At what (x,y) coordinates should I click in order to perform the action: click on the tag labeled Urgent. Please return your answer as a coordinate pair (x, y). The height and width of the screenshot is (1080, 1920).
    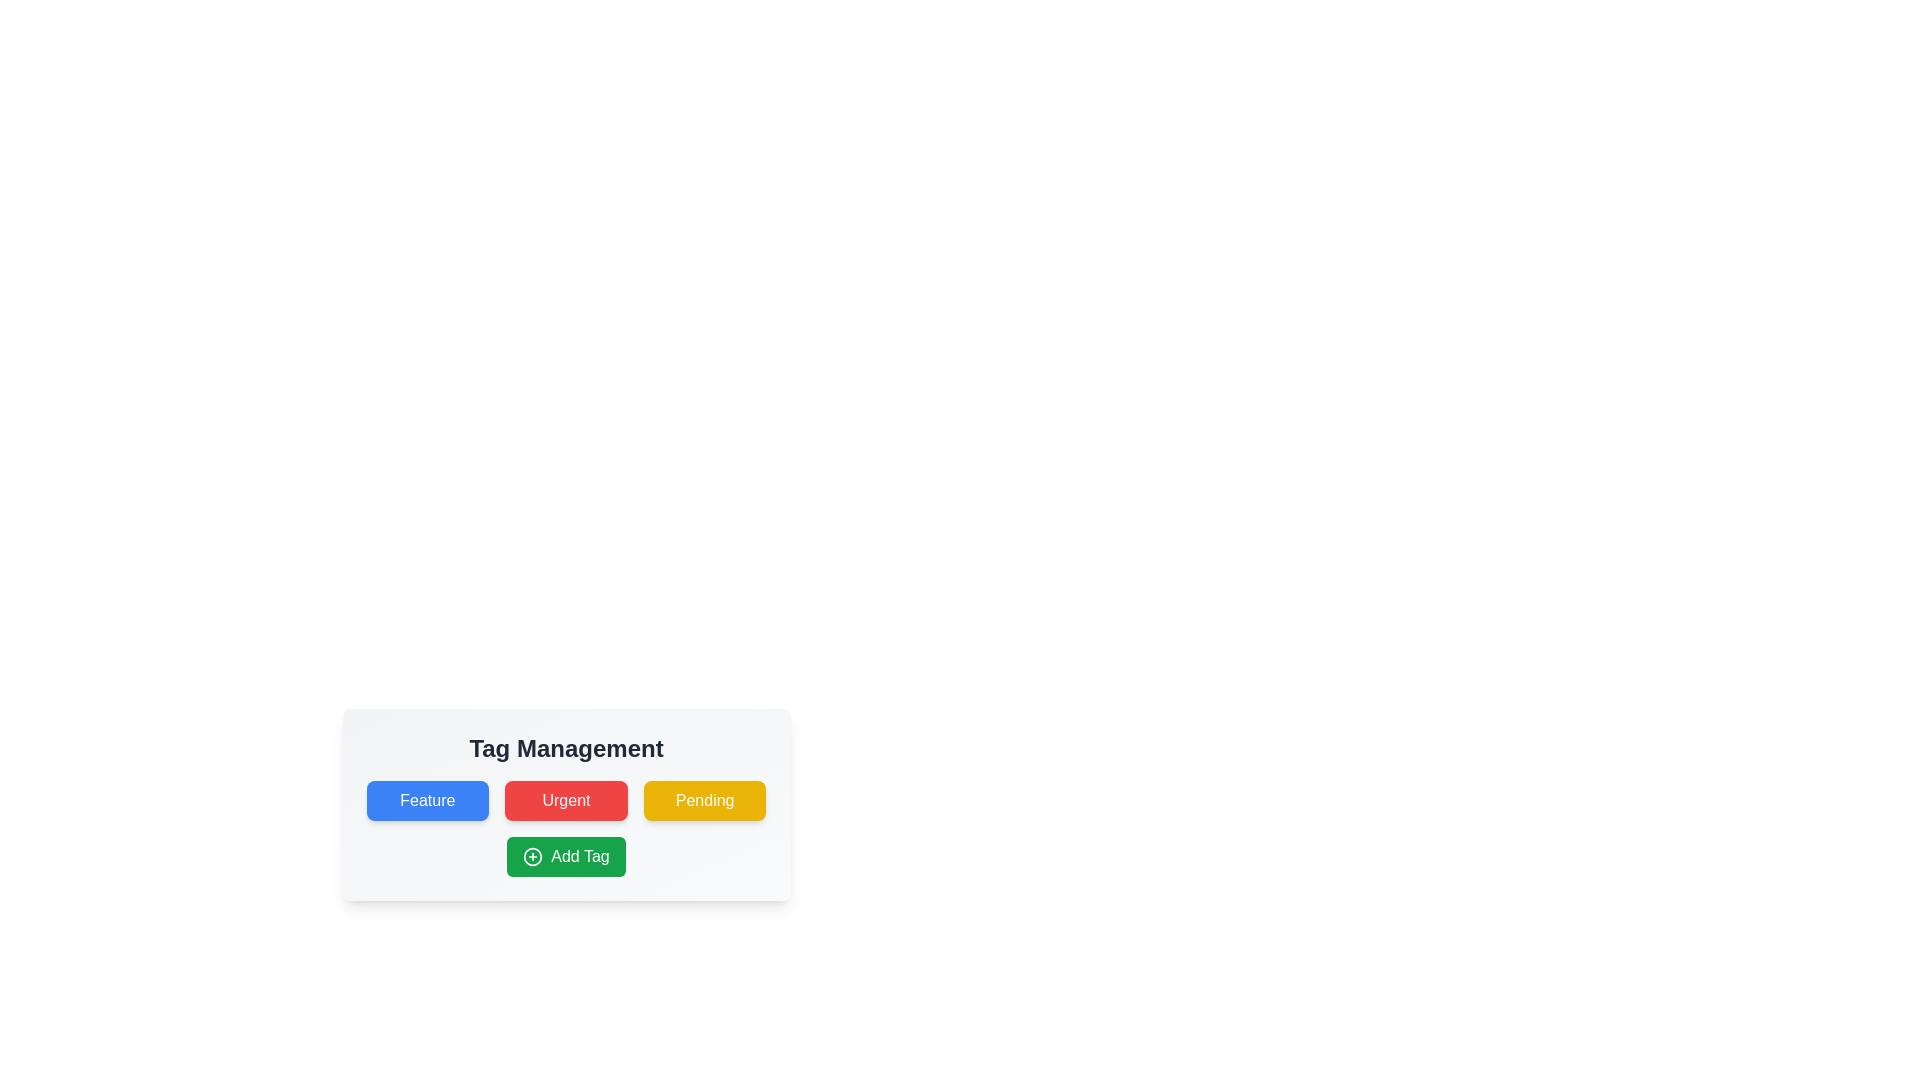
    Looking at the image, I should click on (565, 800).